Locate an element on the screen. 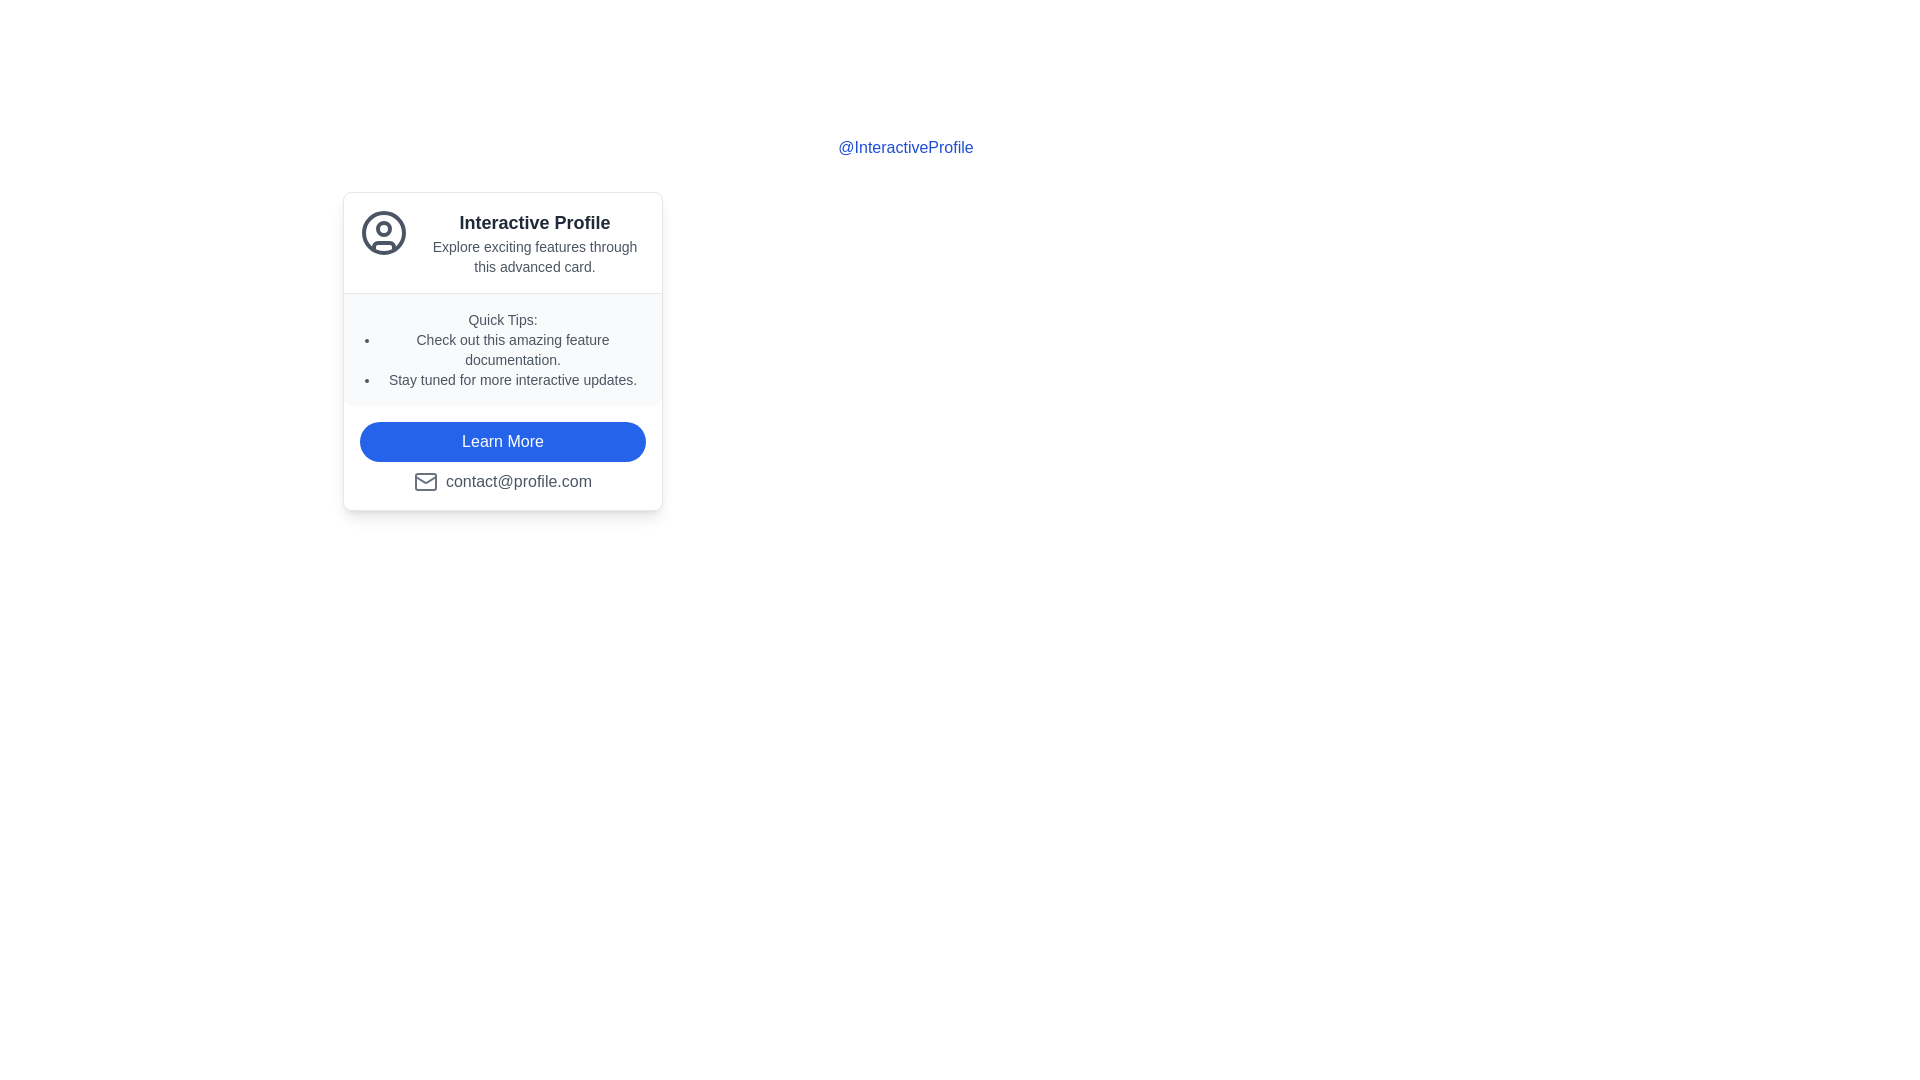 The height and width of the screenshot is (1080, 1920). bolded text label that says 'Interactive Profile', which is styled with a dark gray font color and positioned at the top of the card interface is located at coordinates (534, 223).